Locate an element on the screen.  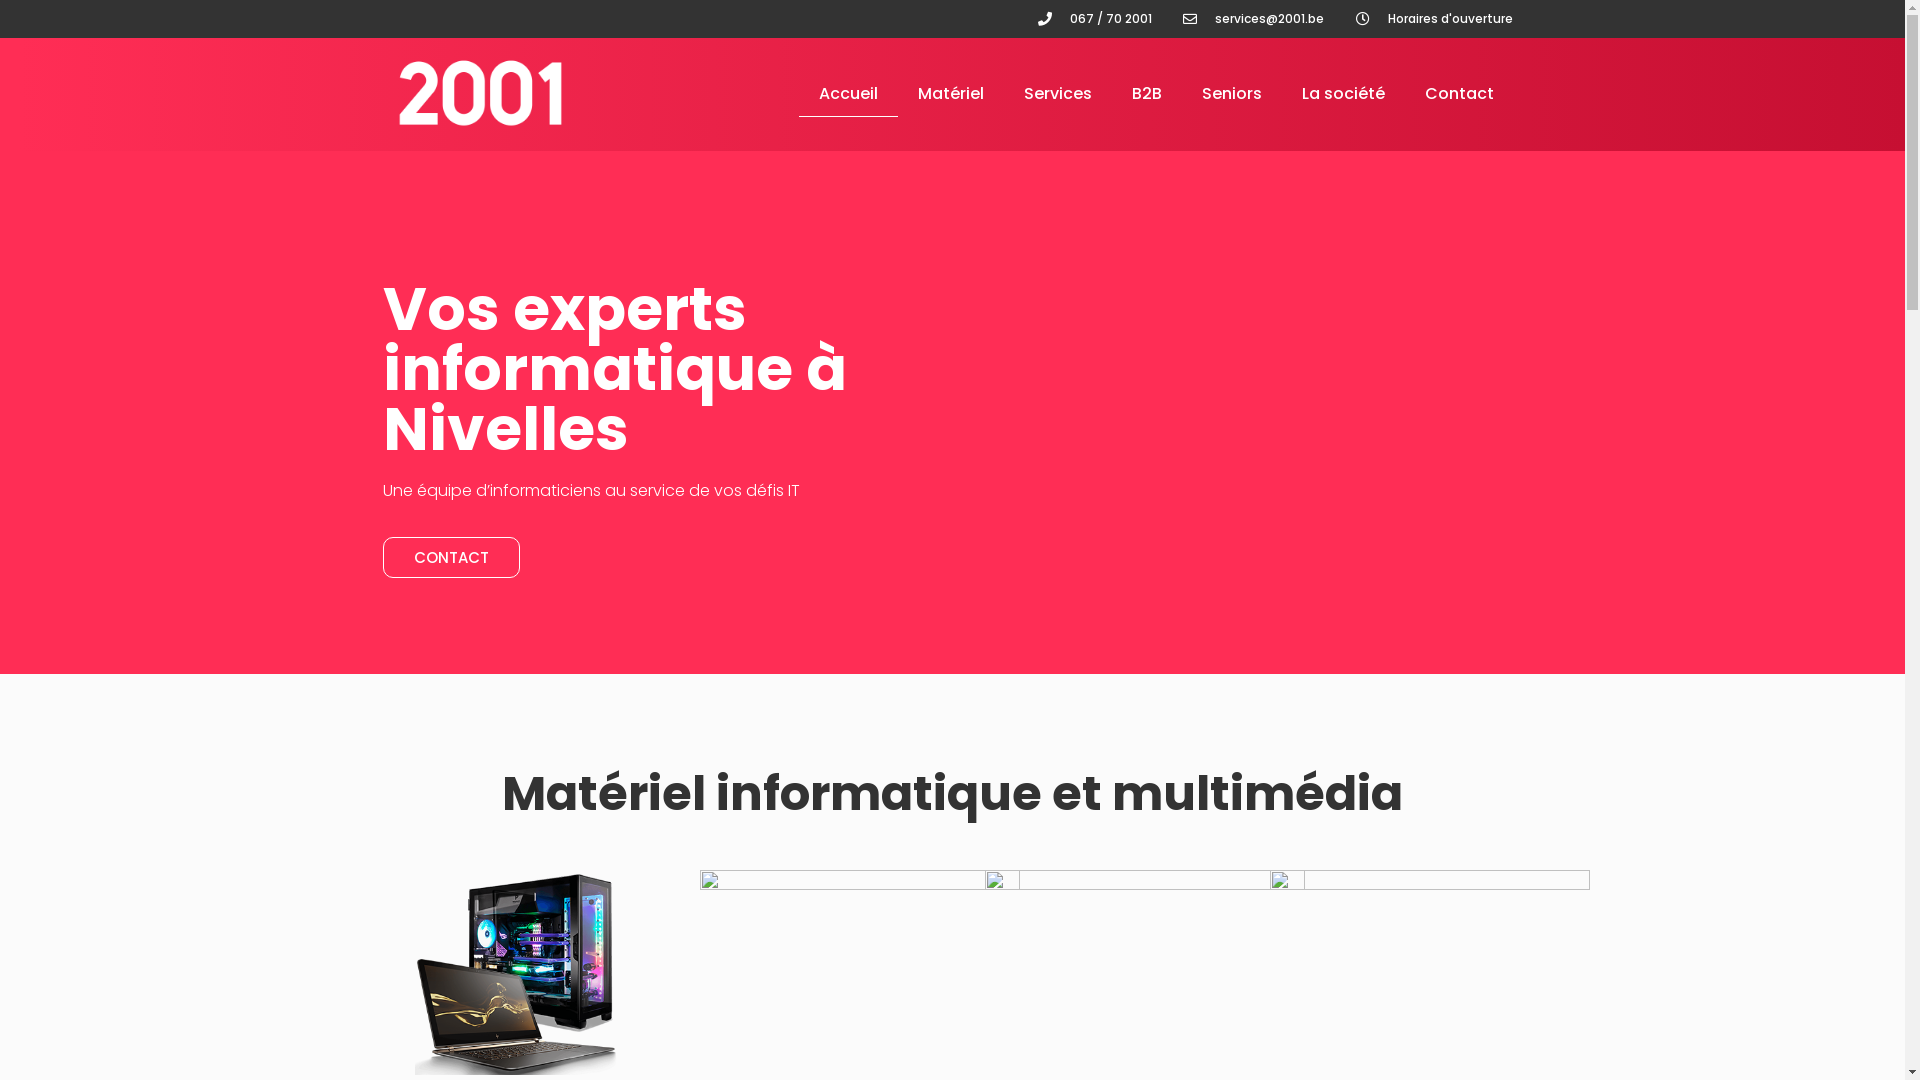
'services@2001.be' is located at coordinates (1180, 19).